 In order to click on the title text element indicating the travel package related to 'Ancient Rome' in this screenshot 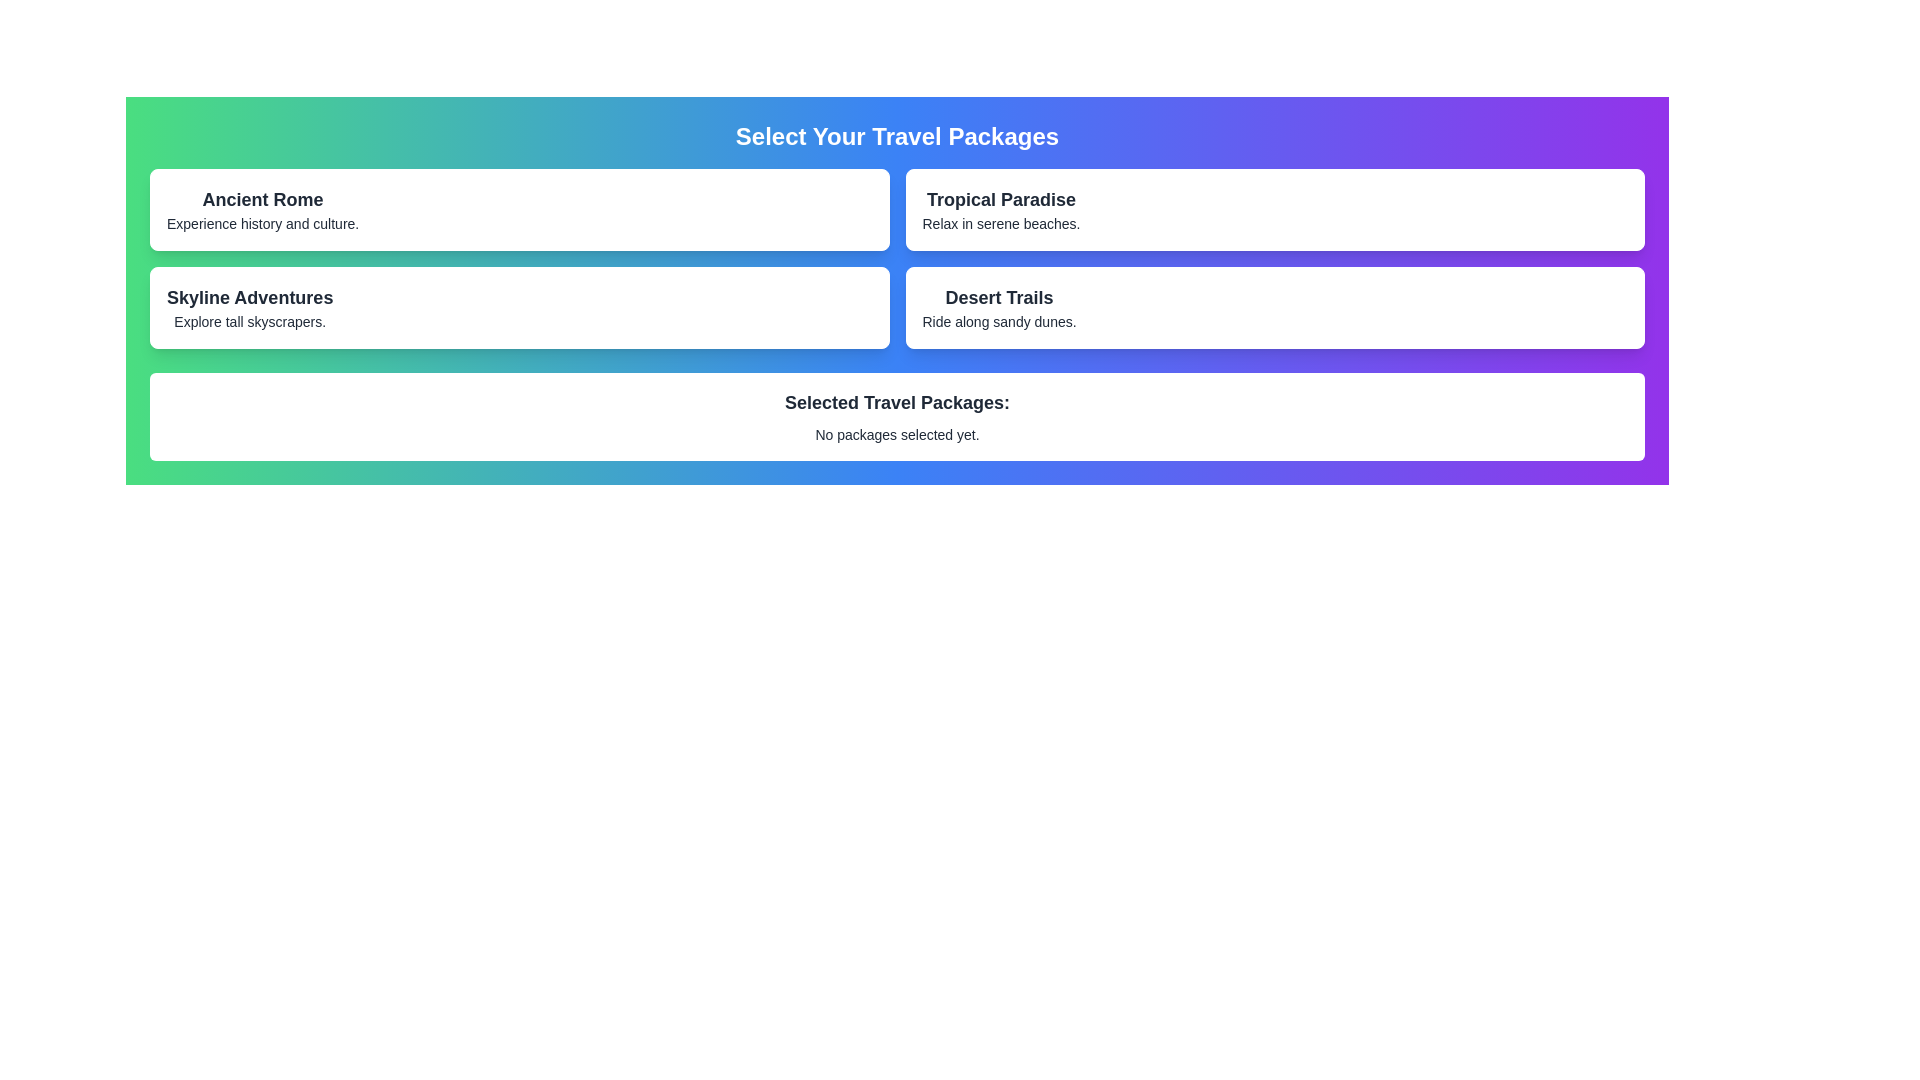, I will do `click(262, 200)`.